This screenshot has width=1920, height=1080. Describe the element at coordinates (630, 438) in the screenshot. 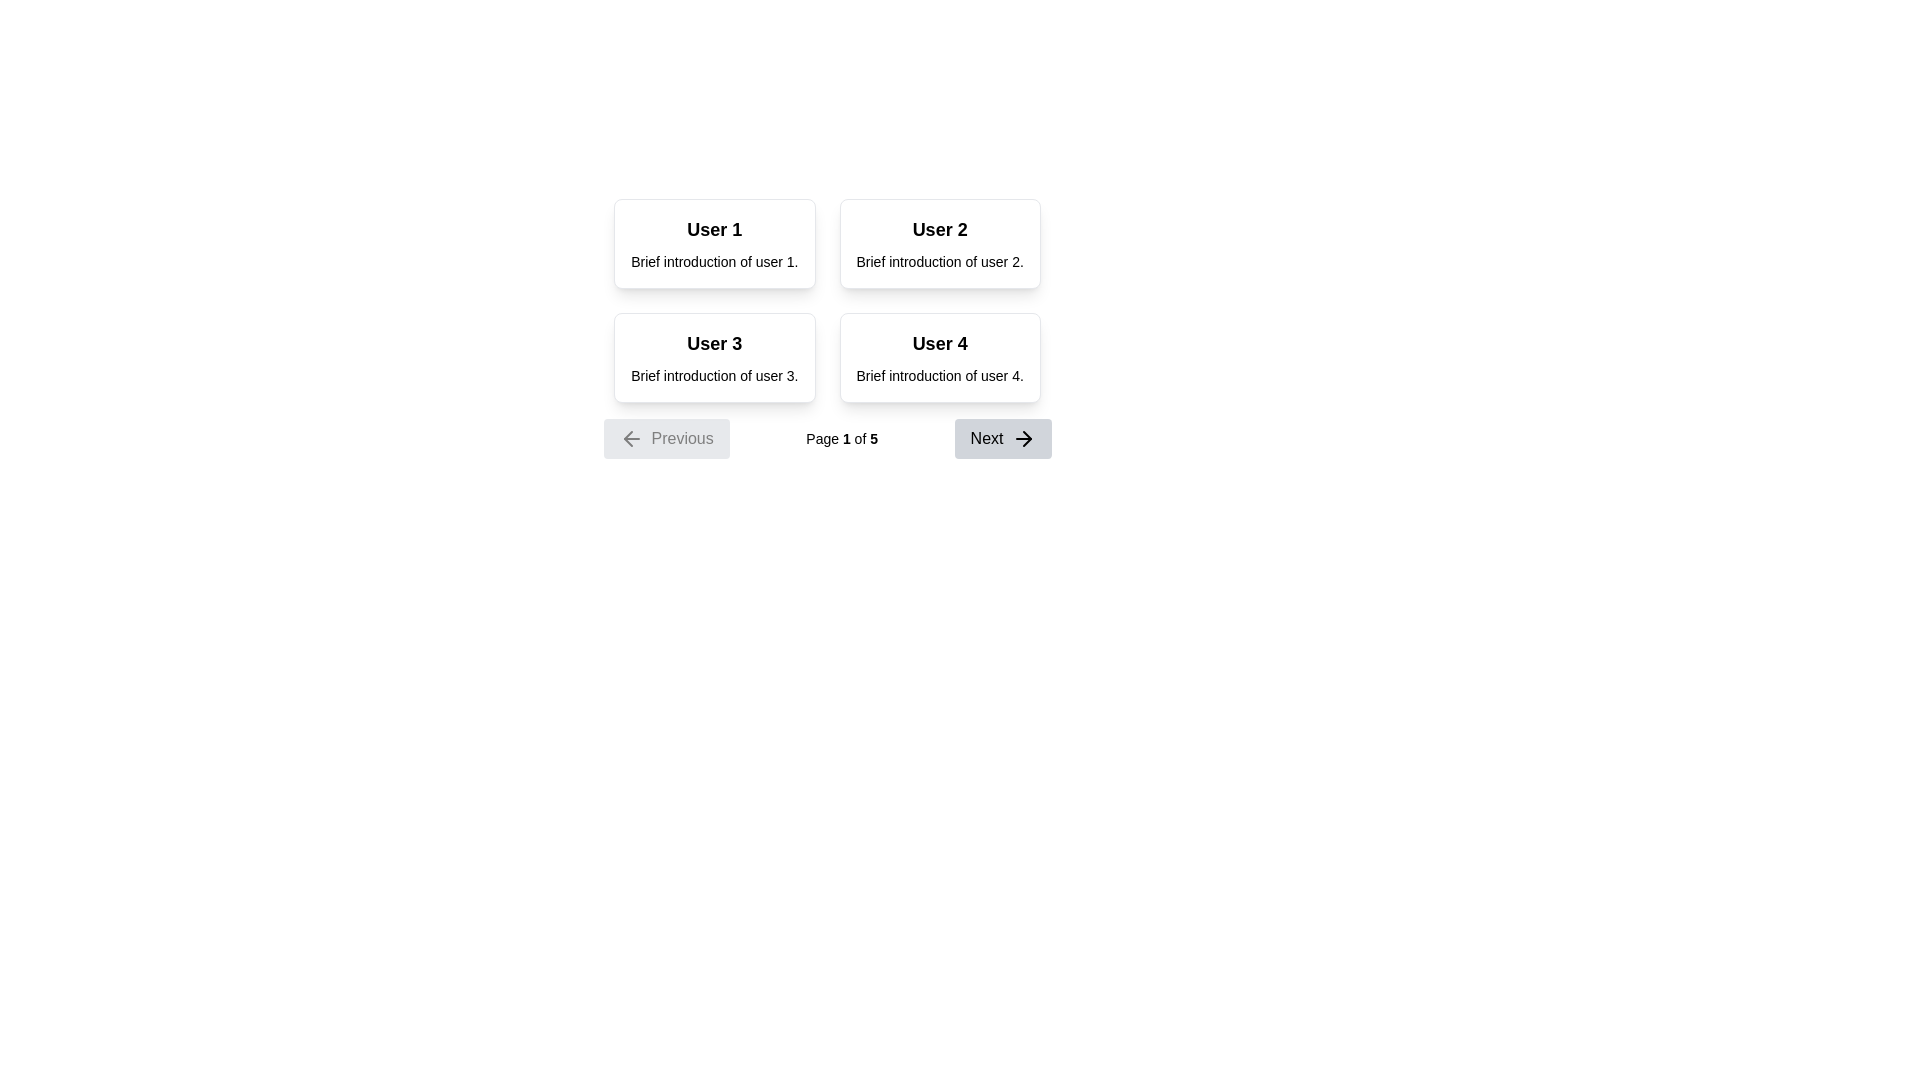

I see `the SVG-based icon that serves as a visual indicator for navigation` at that location.